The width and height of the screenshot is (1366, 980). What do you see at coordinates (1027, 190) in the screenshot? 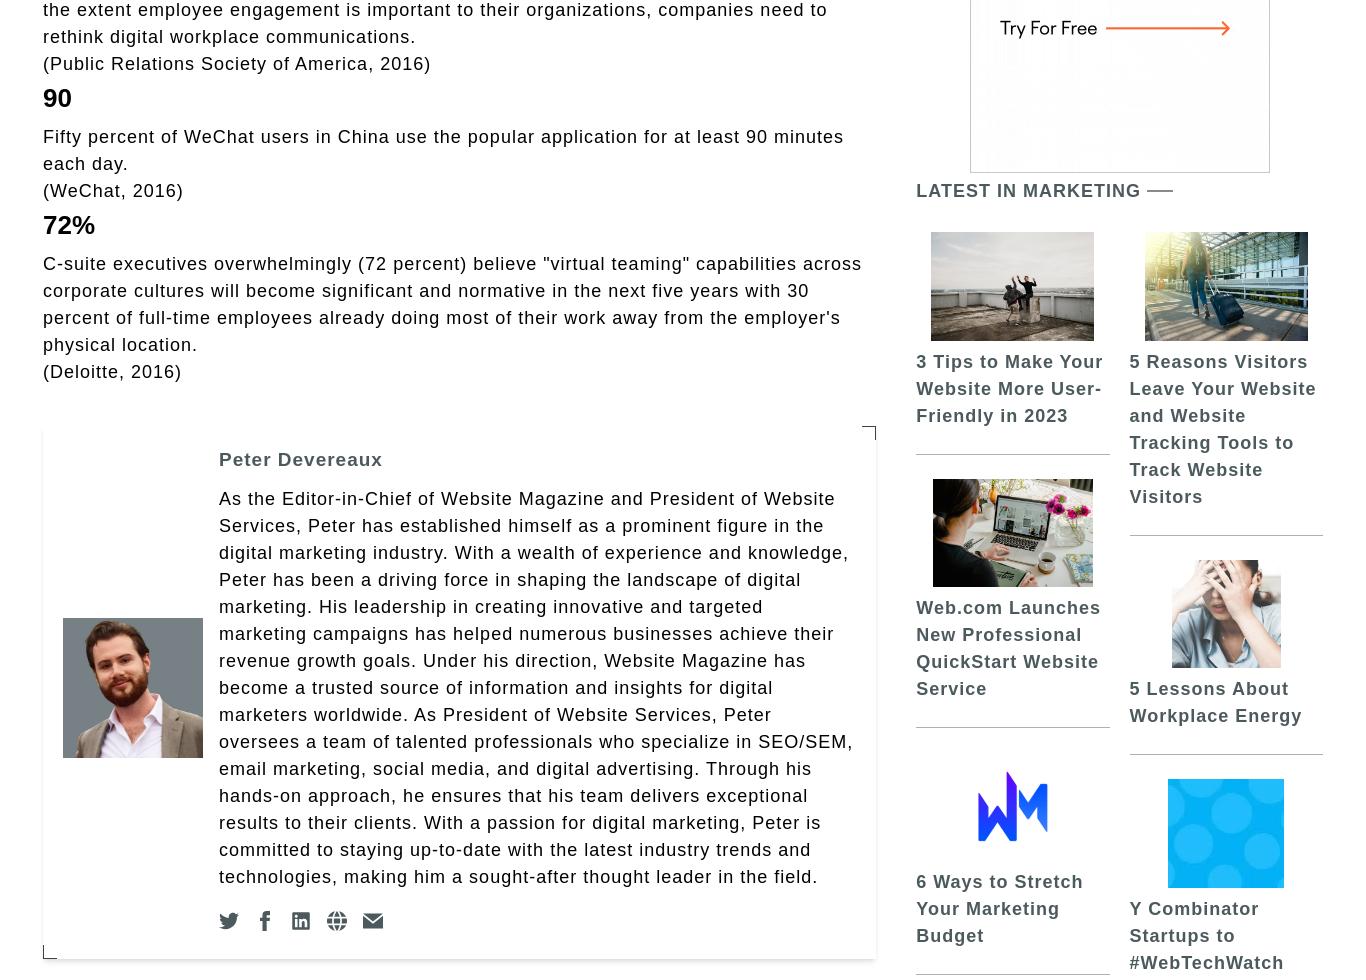
I see `'Latest in  Marketing'` at bounding box center [1027, 190].